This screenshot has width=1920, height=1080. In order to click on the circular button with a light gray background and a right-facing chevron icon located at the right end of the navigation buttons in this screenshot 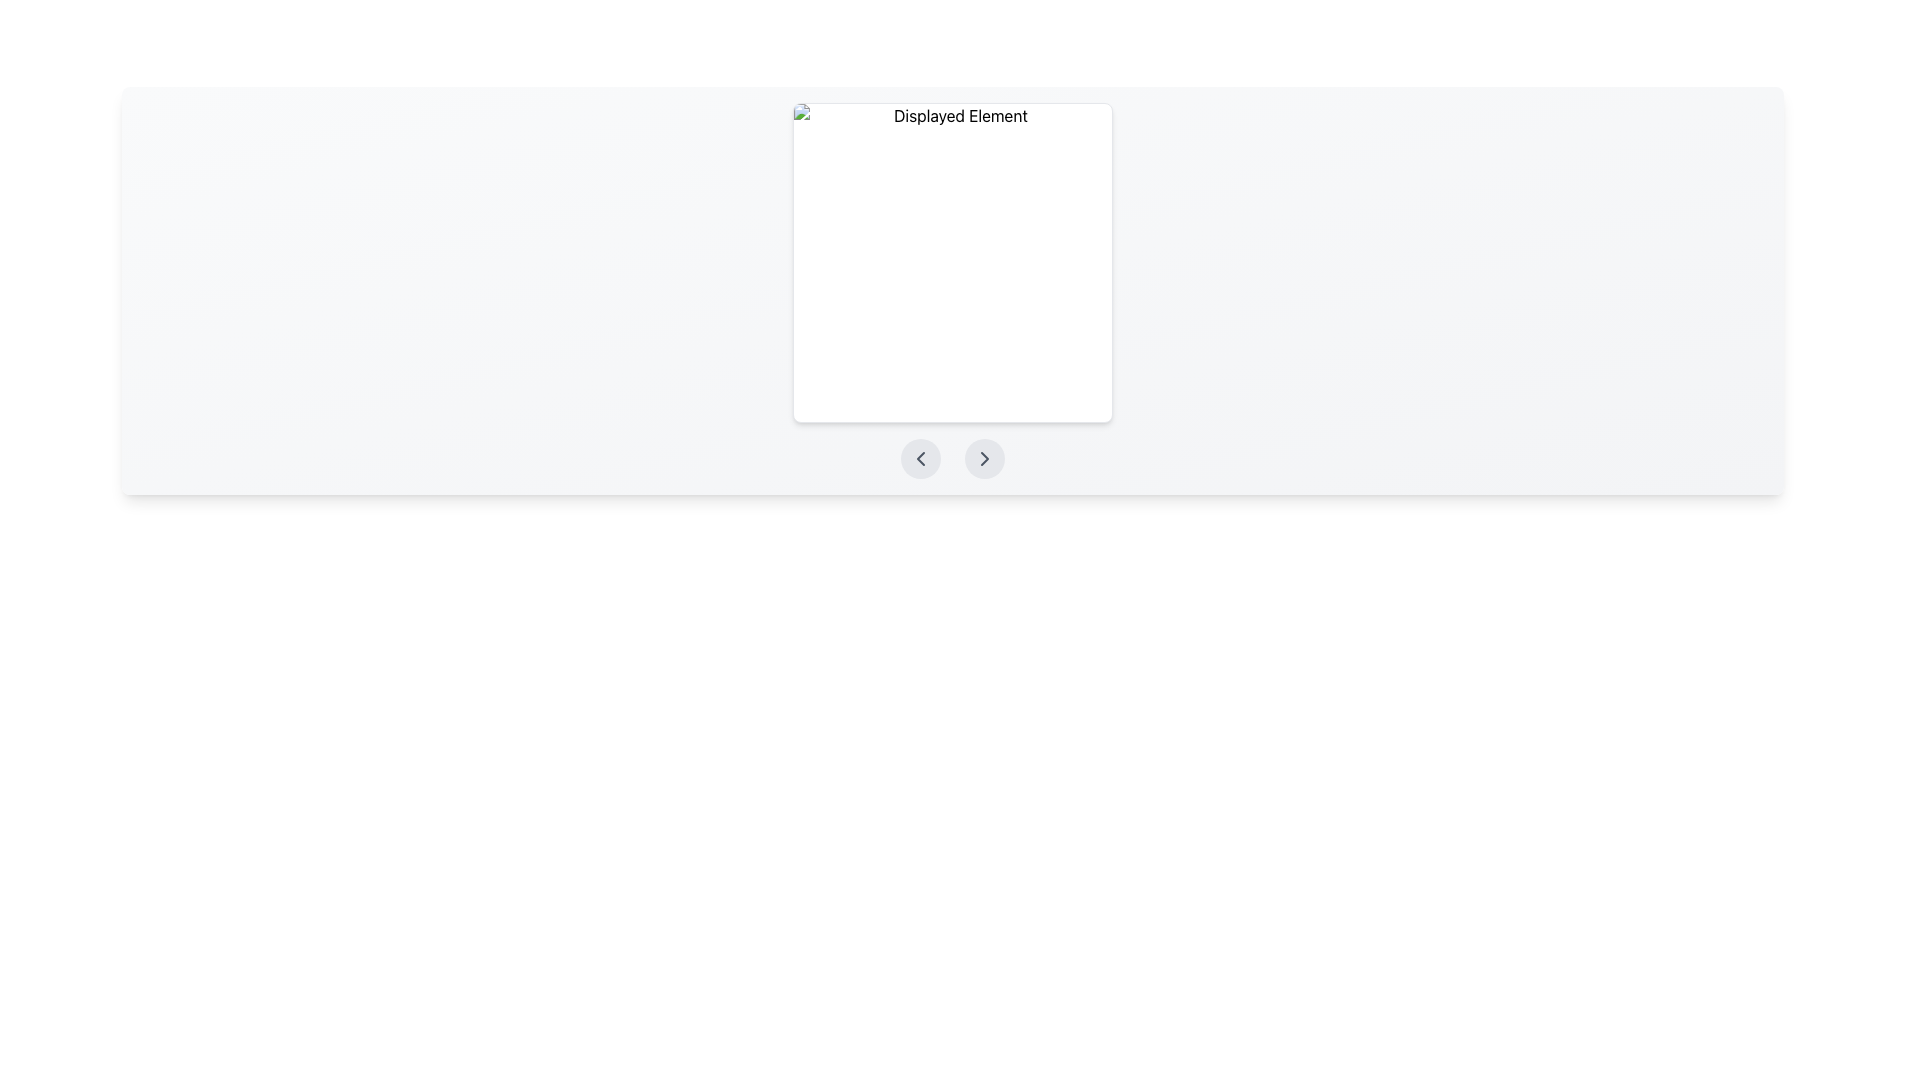, I will do `click(984, 459)`.